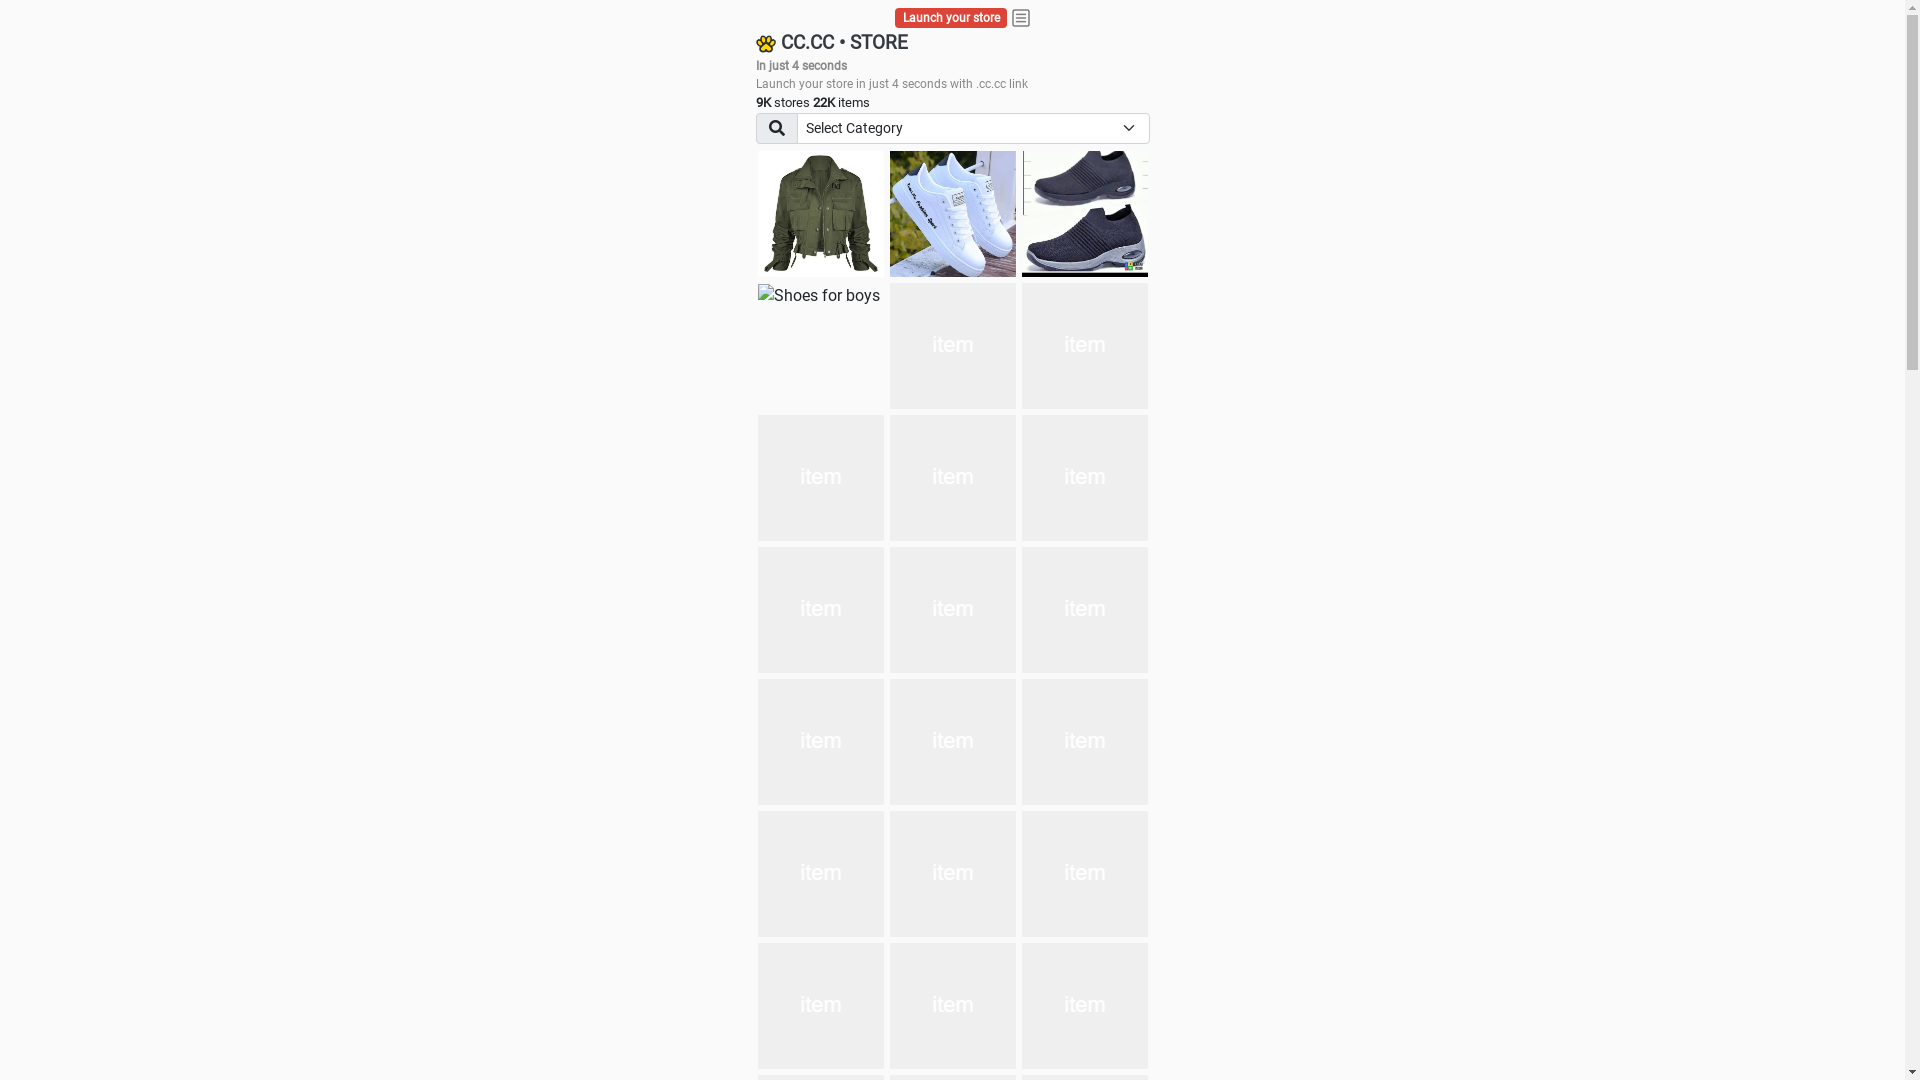 The height and width of the screenshot is (1080, 1920). Describe the element at coordinates (820, 213) in the screenshot. I see `'jacket'` at that location.